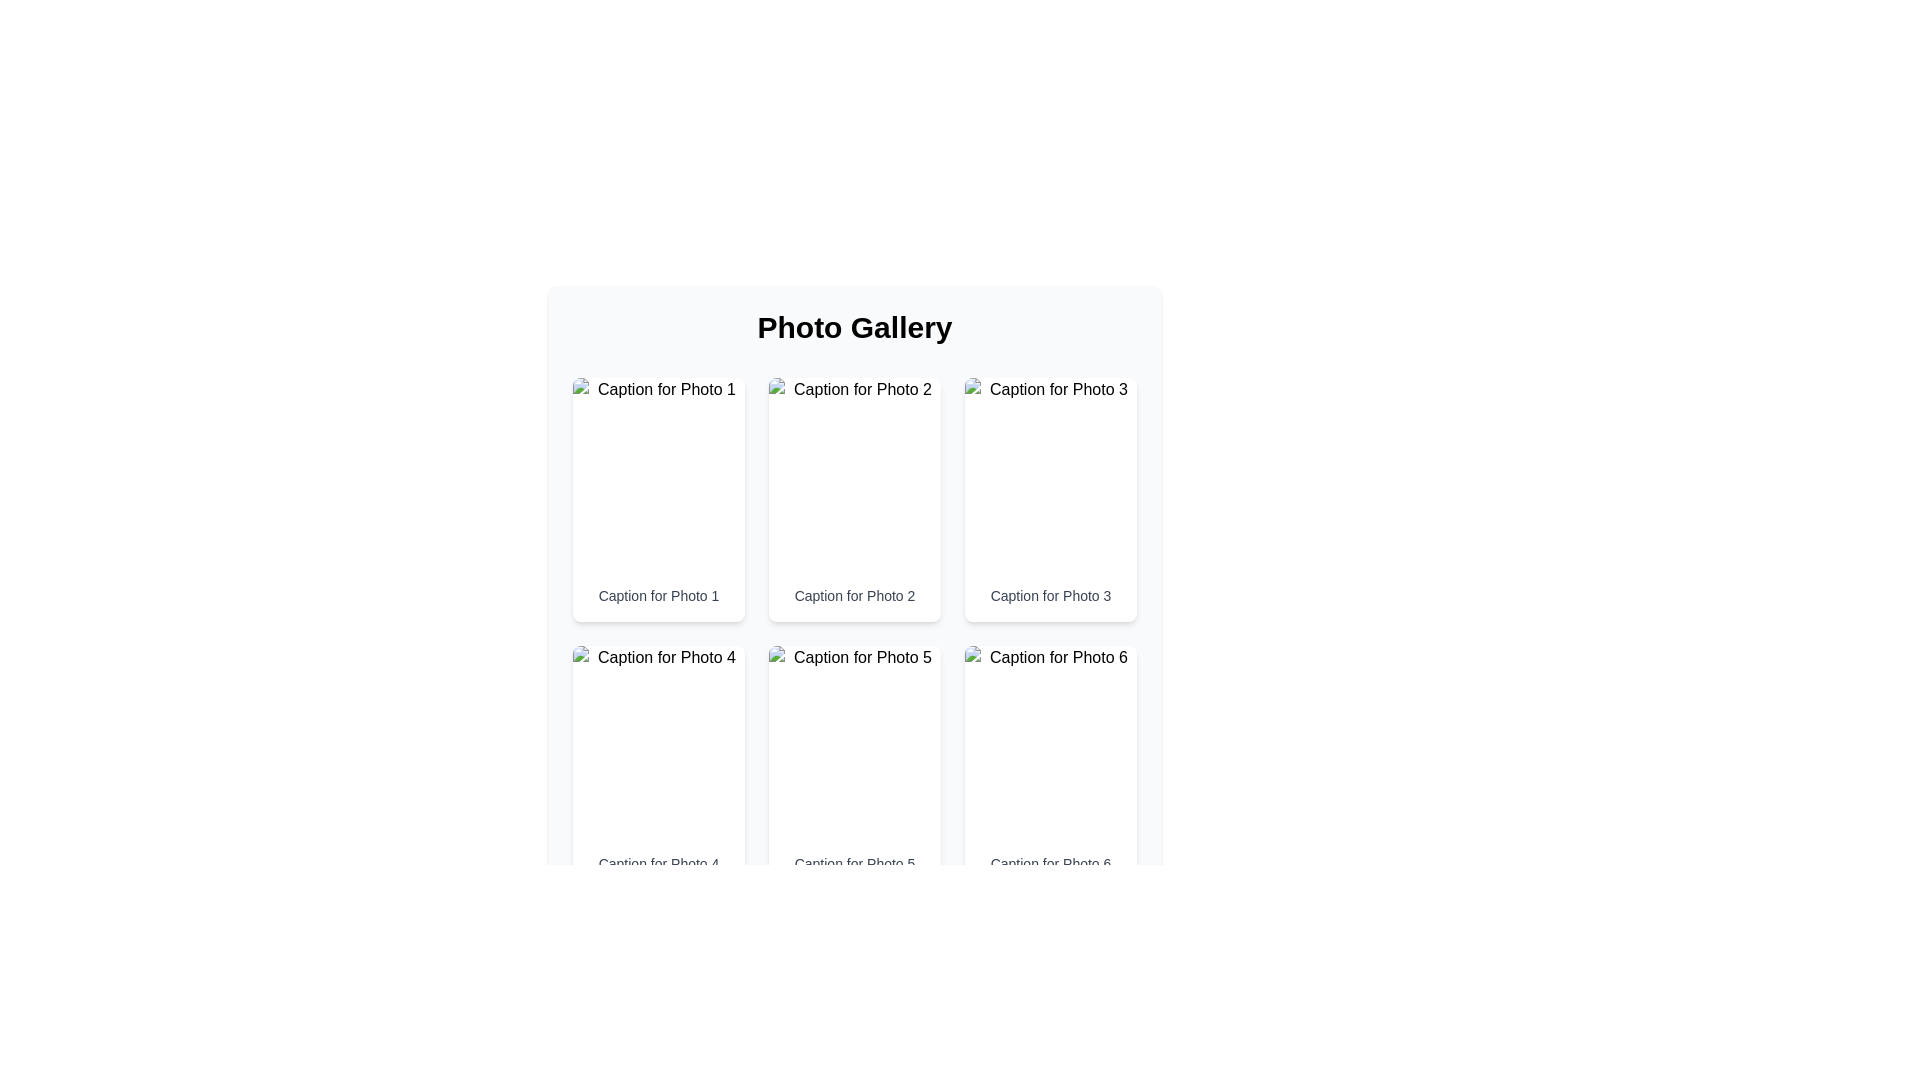  Describe the element at coordinates (658, 863) in the screenshot. I see `the text label styled in gray that reads 'Caption for Photo 4', located at the bottom of a card layout directly below the image labeled 'Photo 4'` at that location.